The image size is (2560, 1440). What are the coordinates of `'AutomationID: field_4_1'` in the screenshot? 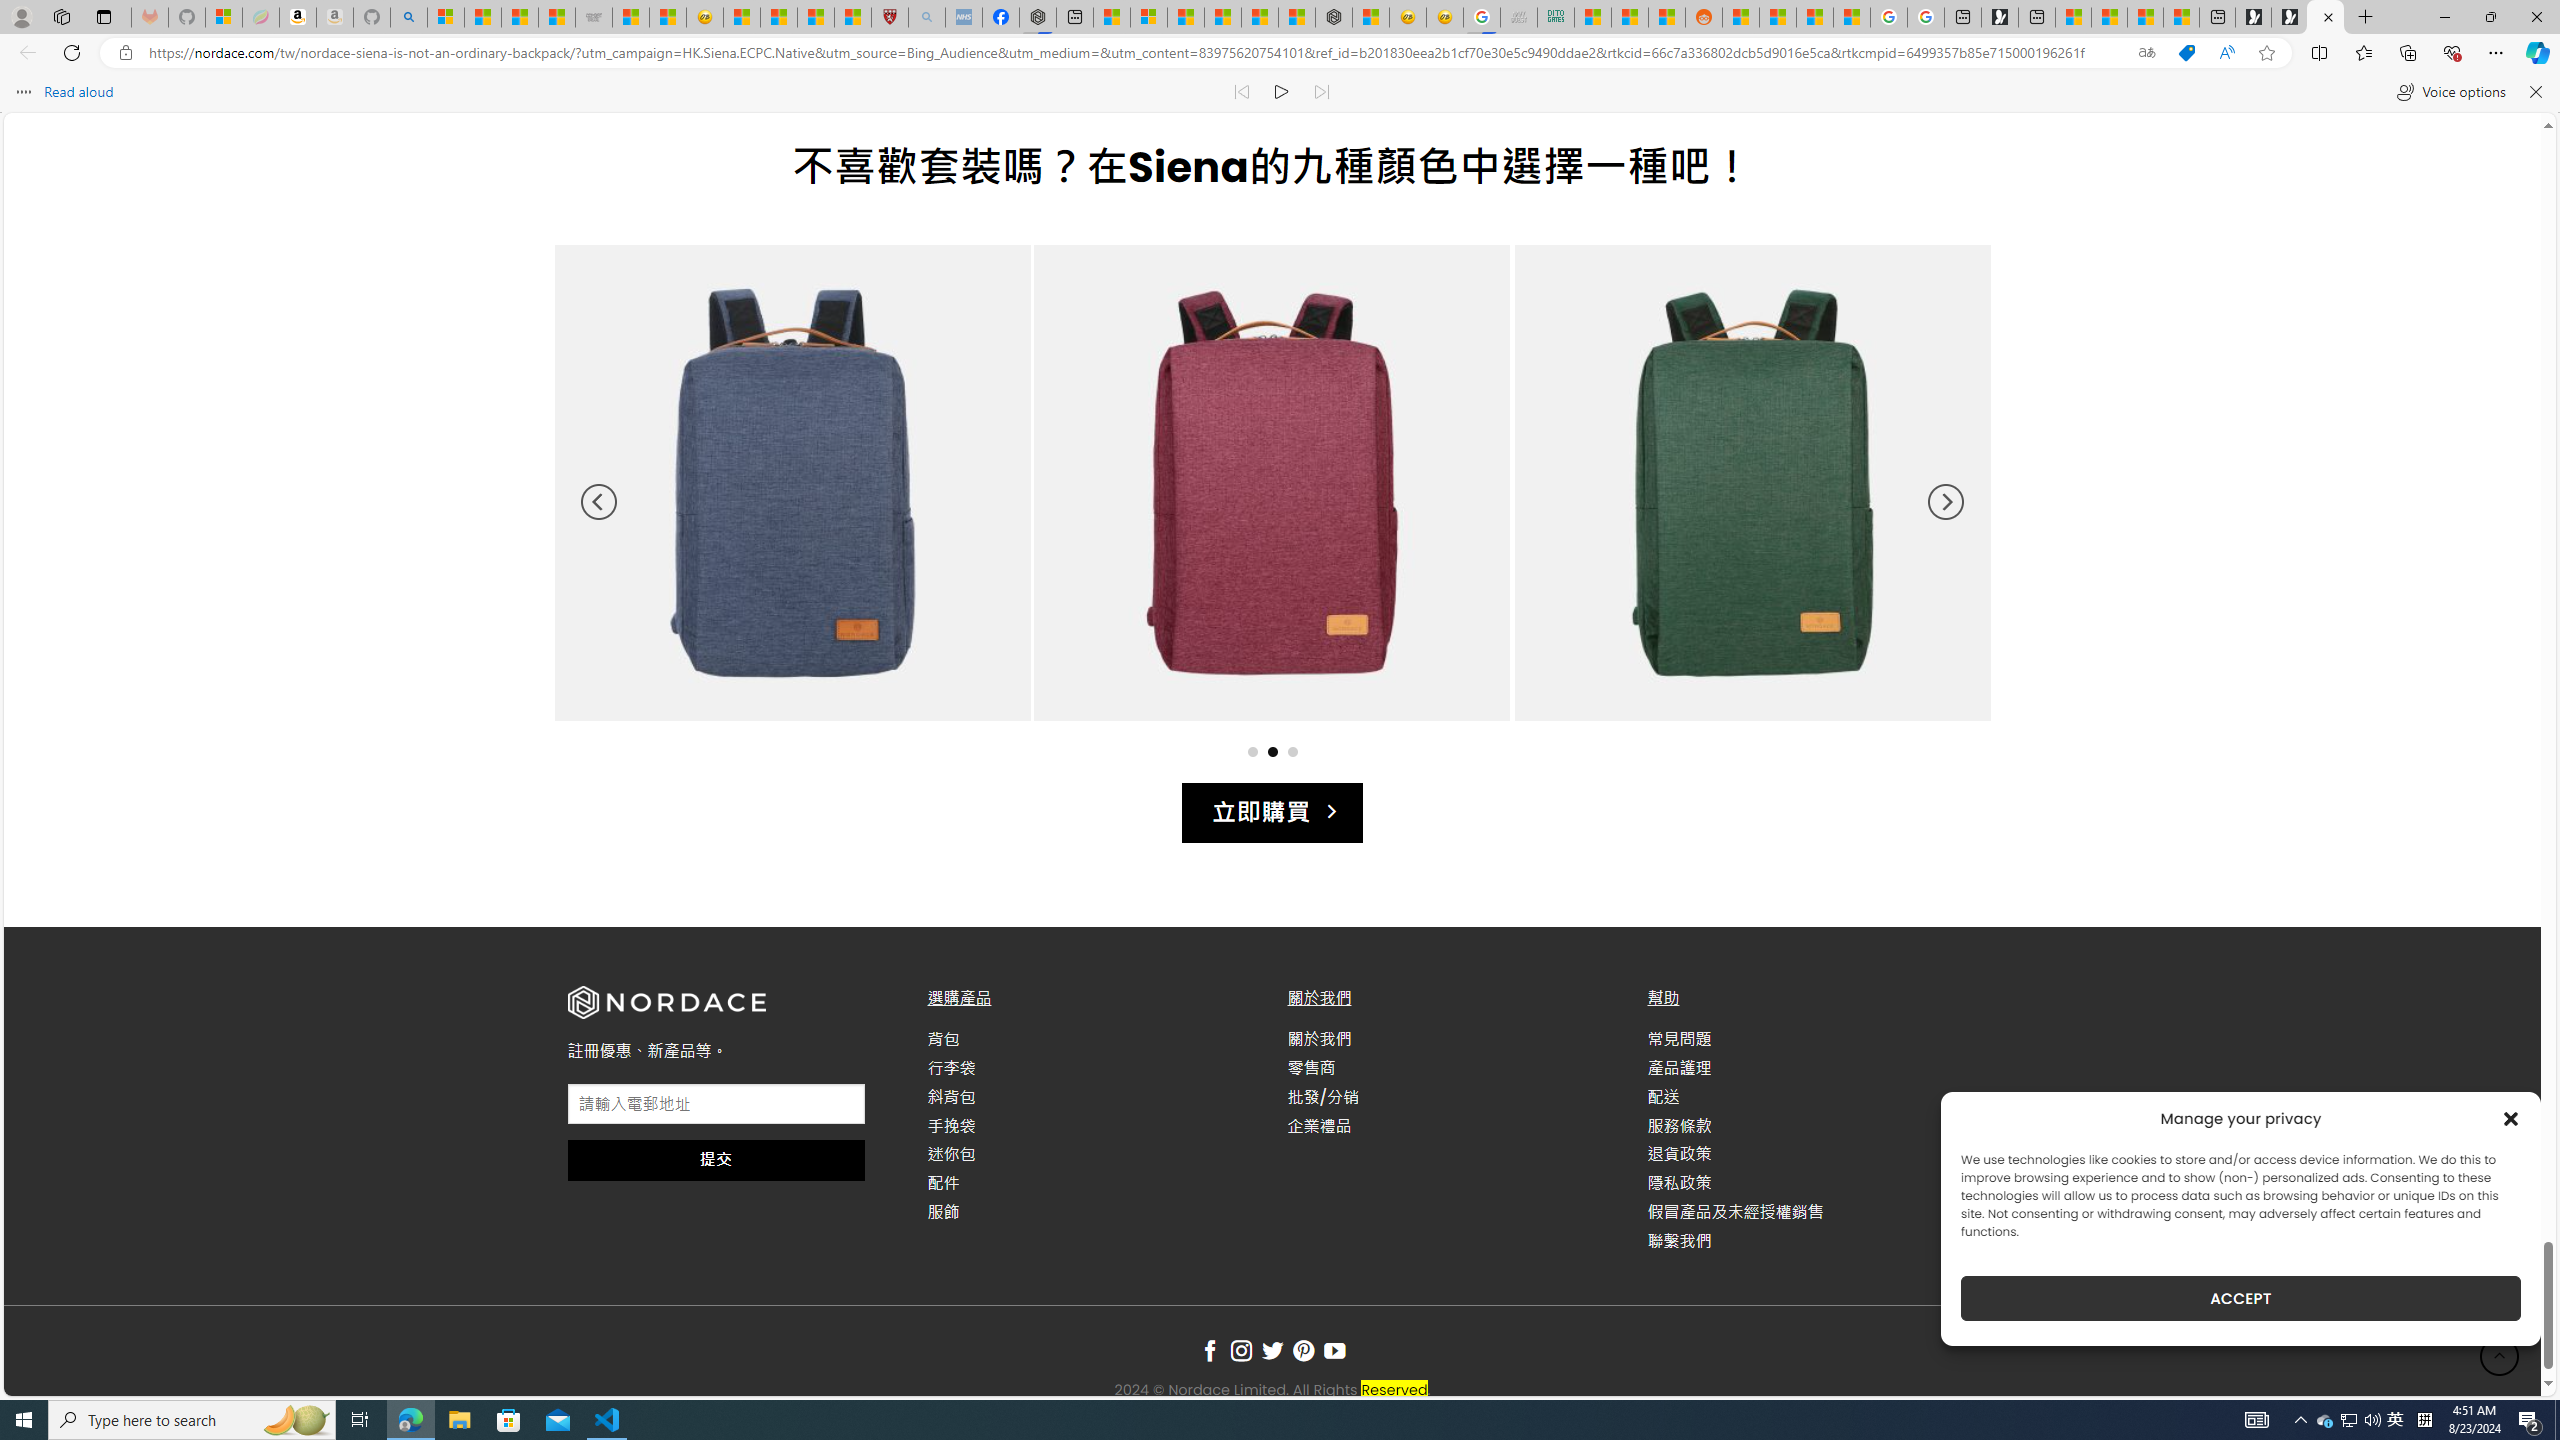 It's located at (714, 1104).